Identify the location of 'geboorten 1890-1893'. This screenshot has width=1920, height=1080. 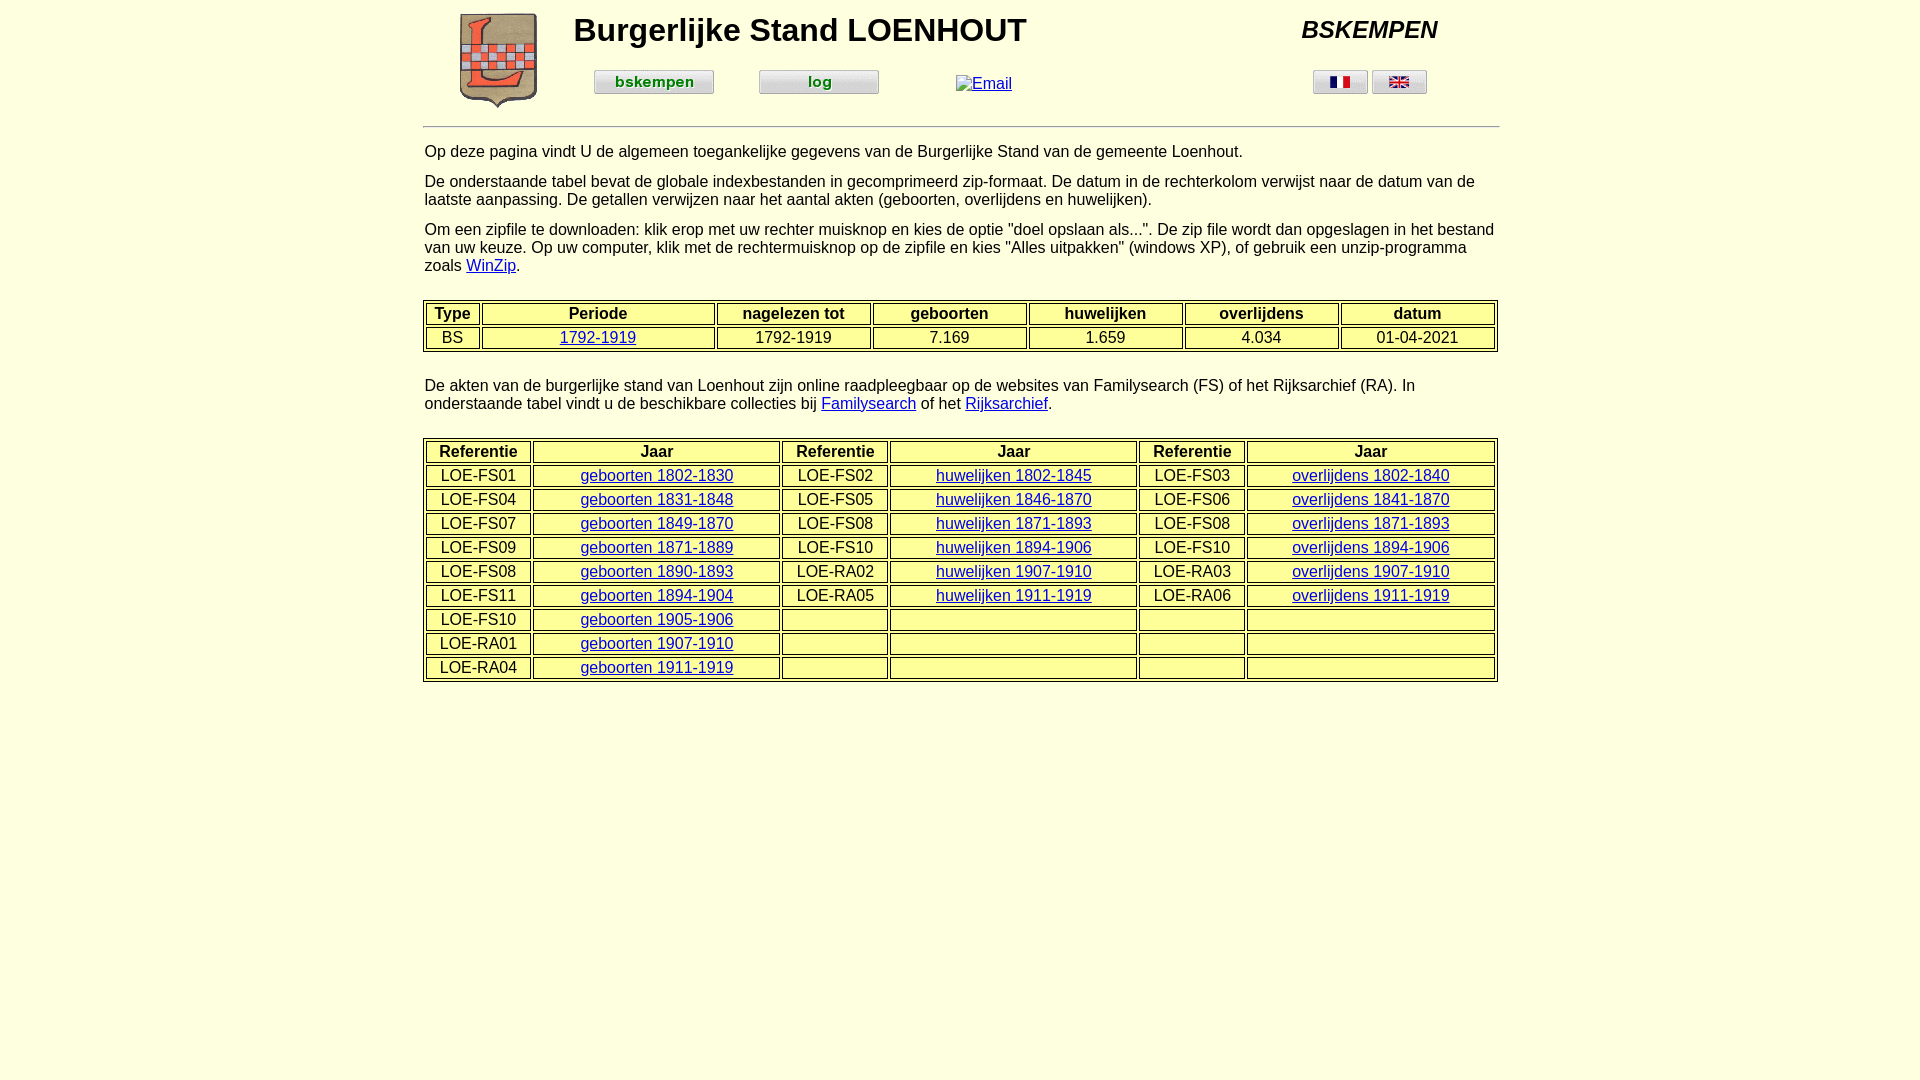
(656, 571).